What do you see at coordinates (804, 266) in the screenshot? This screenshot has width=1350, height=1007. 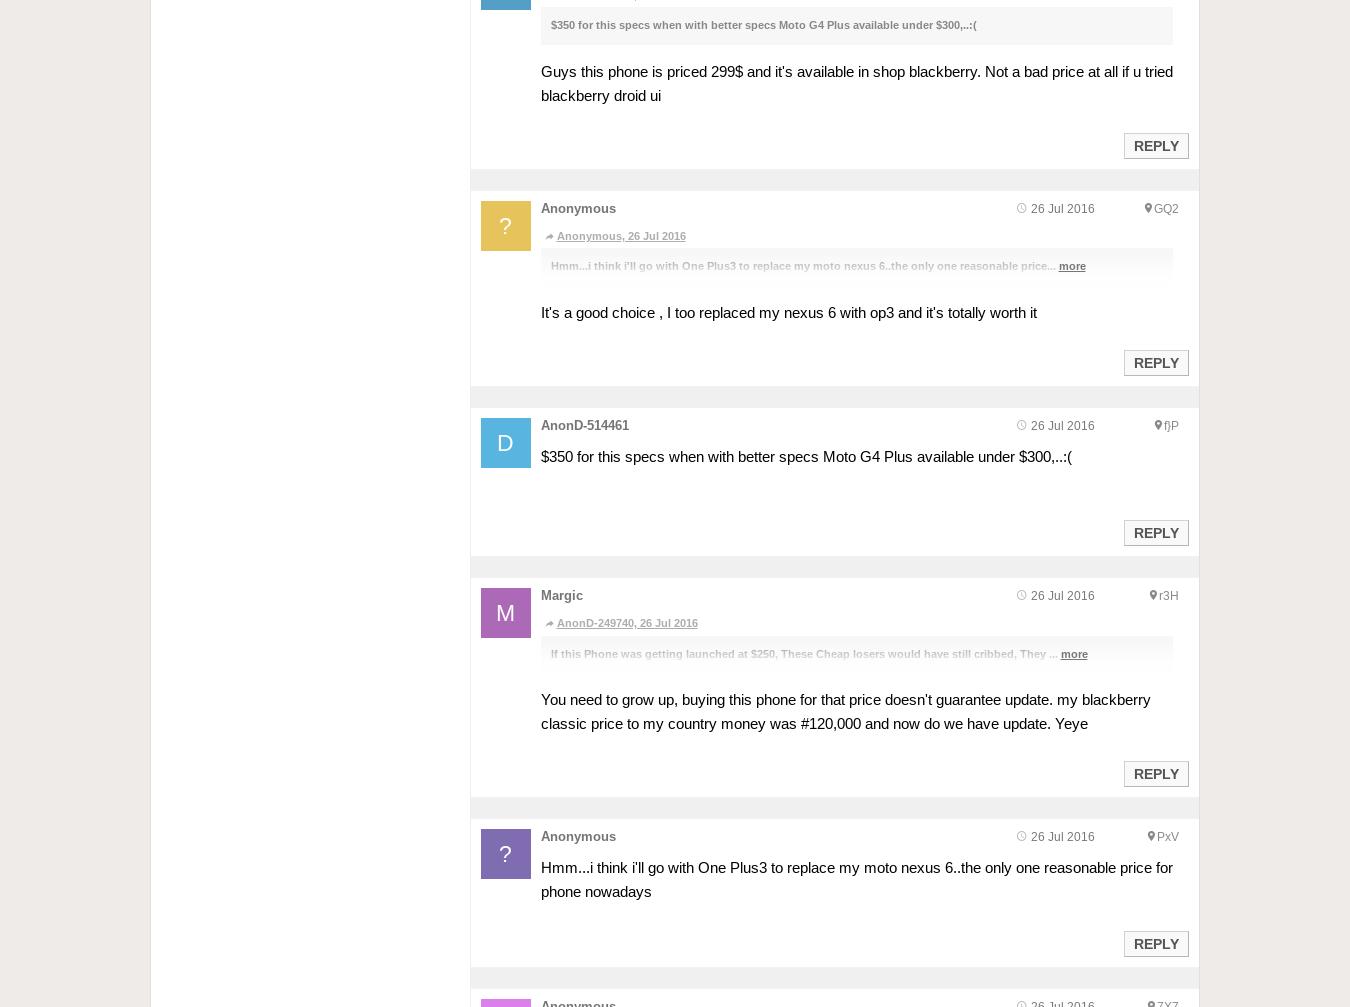 I see `'Hmm...i think i'll go with One Plus3 to replace my moto nexus 6..the only one reasonable price...'` at bounding box center [804, 266].